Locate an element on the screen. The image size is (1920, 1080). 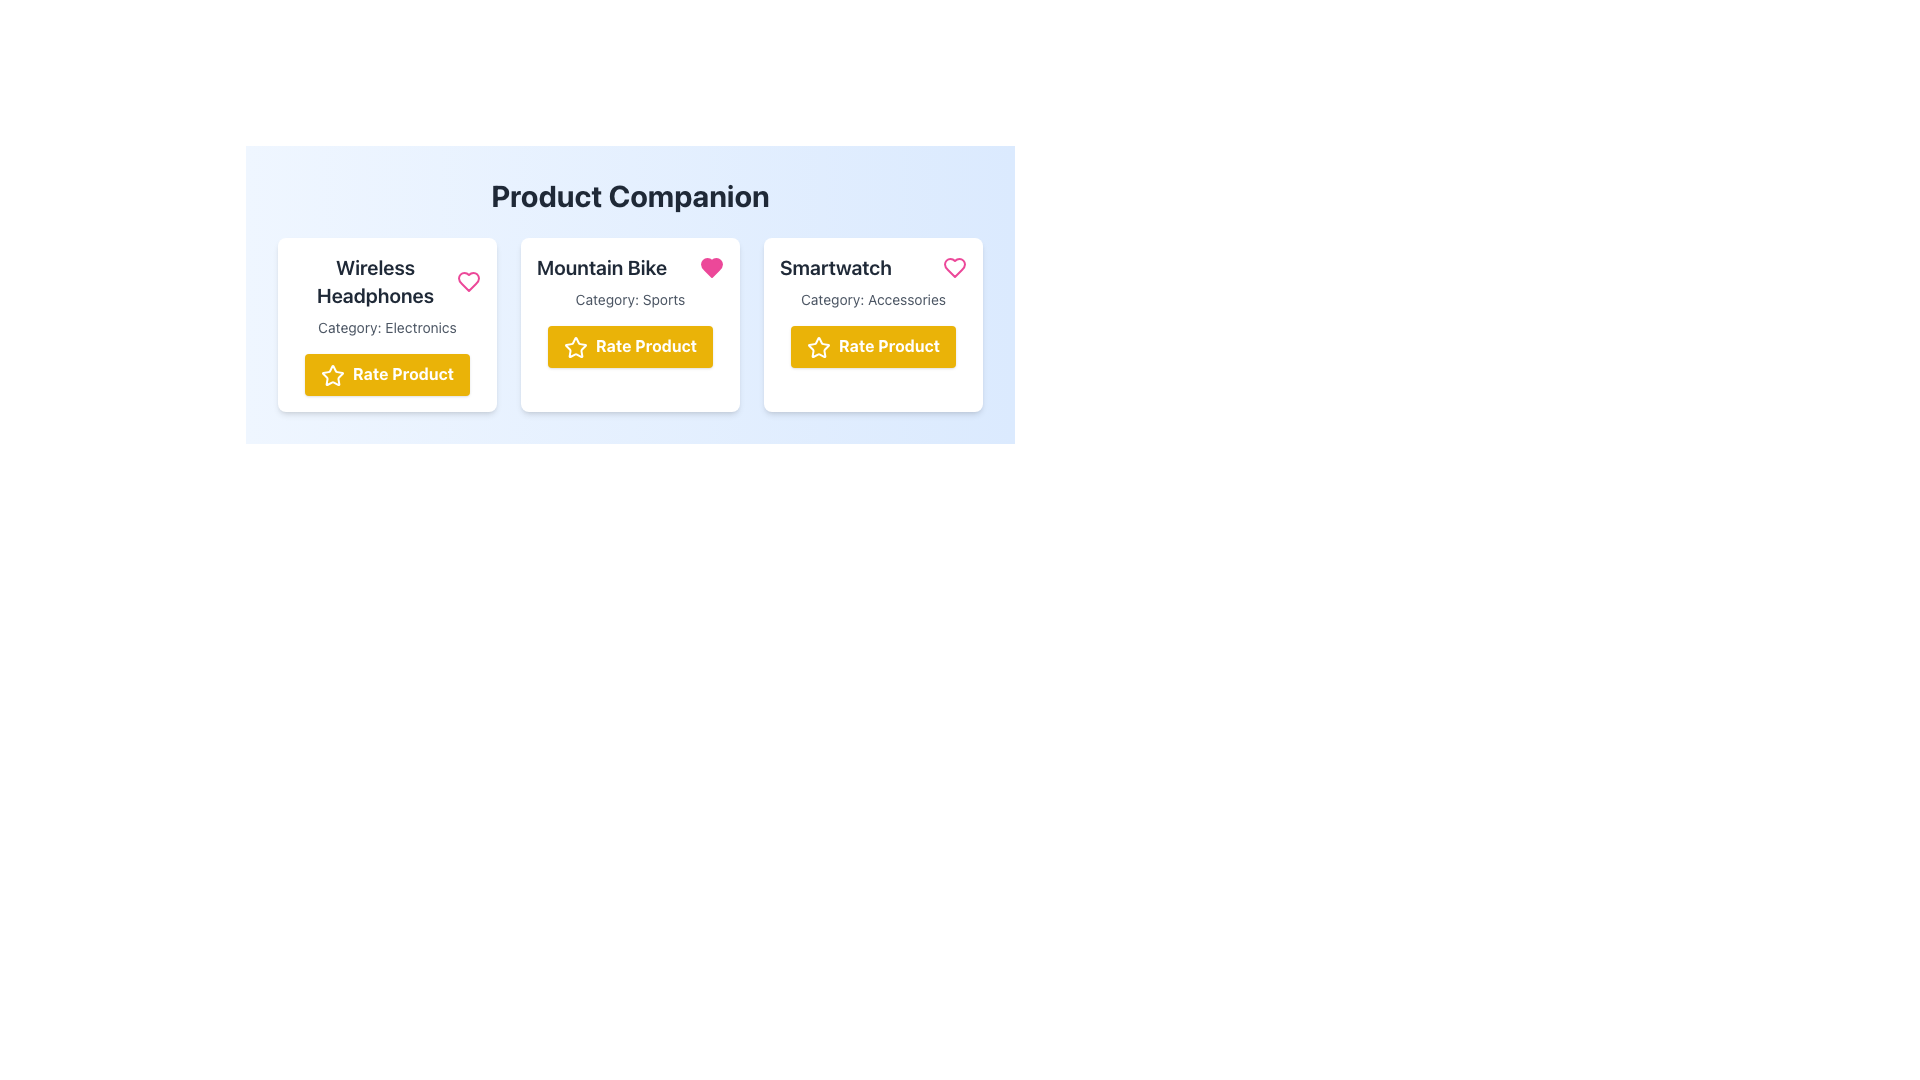
the 'Smartwatch' product card, which includes a button for rating and an icon, located at the far right of the row of three cards is located at coordinates (873, 323).